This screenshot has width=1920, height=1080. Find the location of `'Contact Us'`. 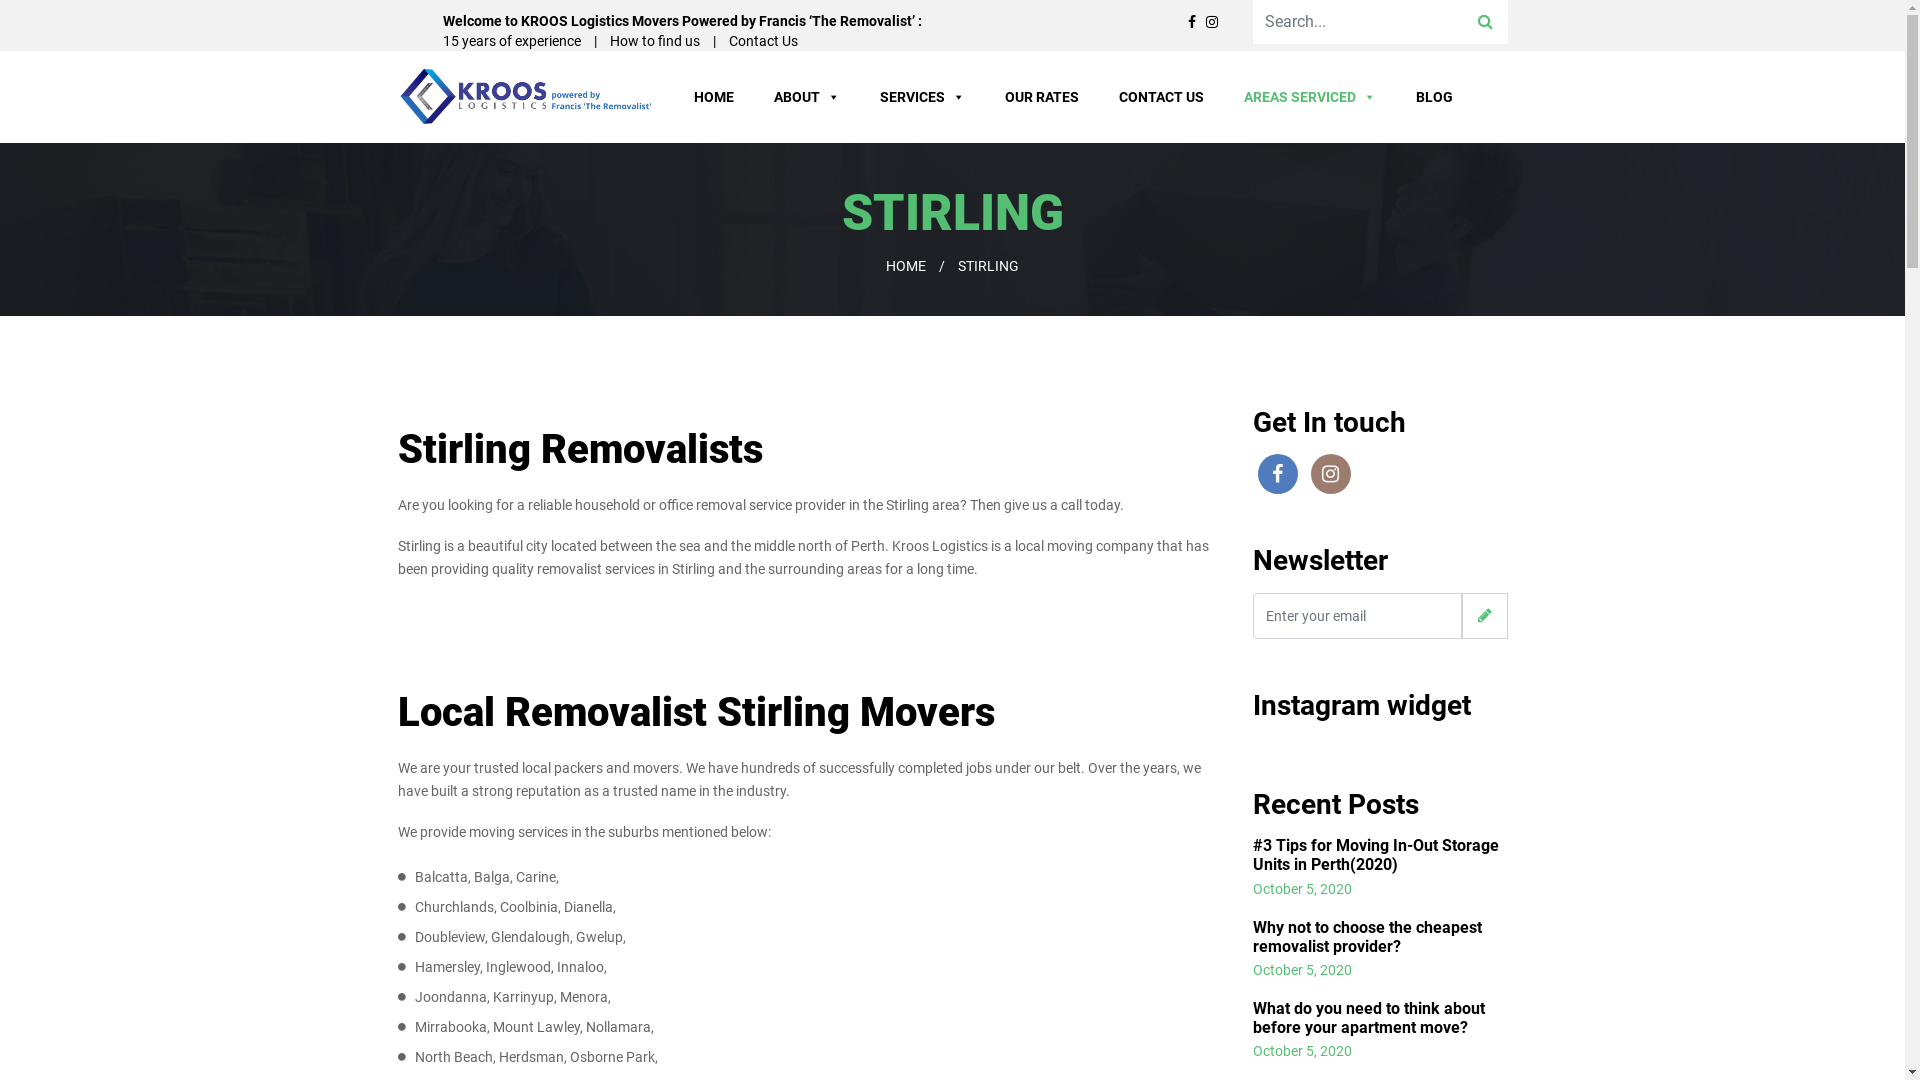

'Contact Us' is located at coordinates (761, 41).